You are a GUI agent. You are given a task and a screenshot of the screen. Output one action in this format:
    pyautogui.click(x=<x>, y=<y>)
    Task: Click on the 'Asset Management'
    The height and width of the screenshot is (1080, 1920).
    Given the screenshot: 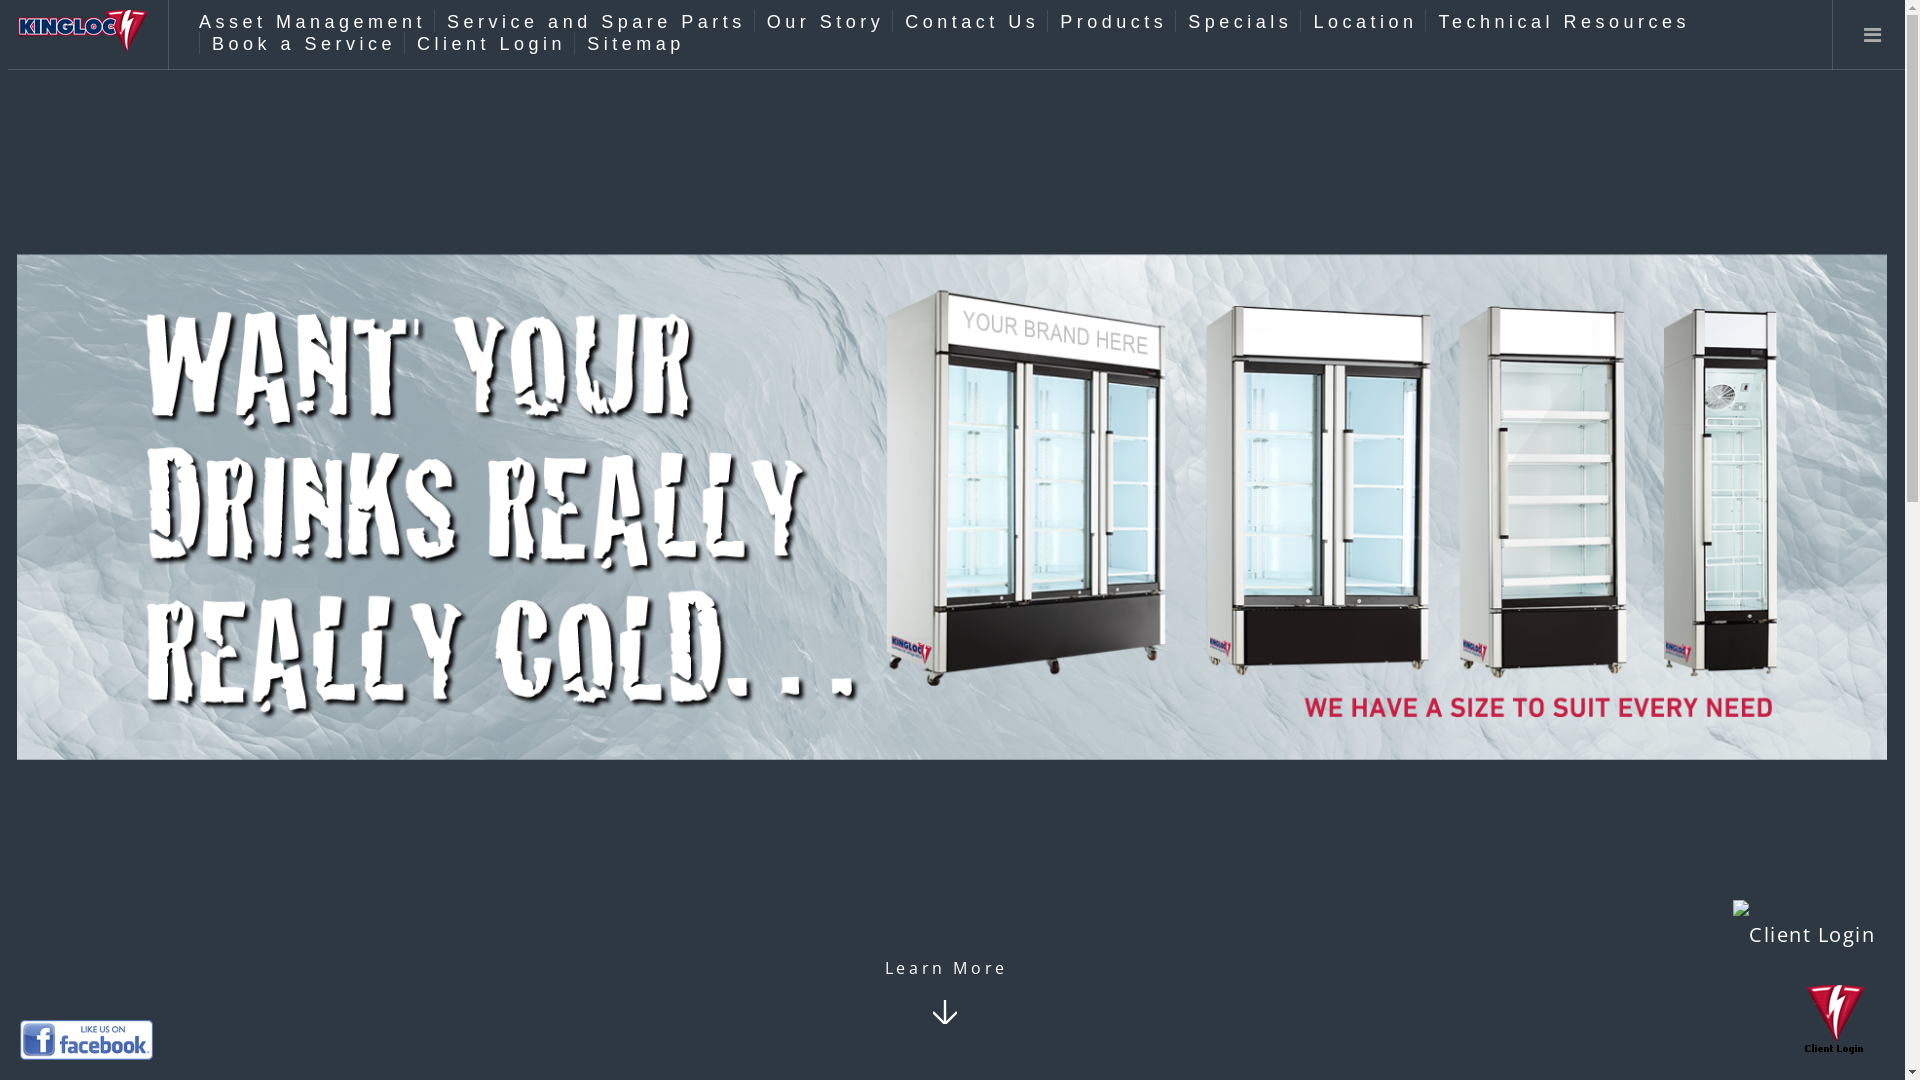 What is the action you would take?
    pyautogui.click(x=311, y=22)
    